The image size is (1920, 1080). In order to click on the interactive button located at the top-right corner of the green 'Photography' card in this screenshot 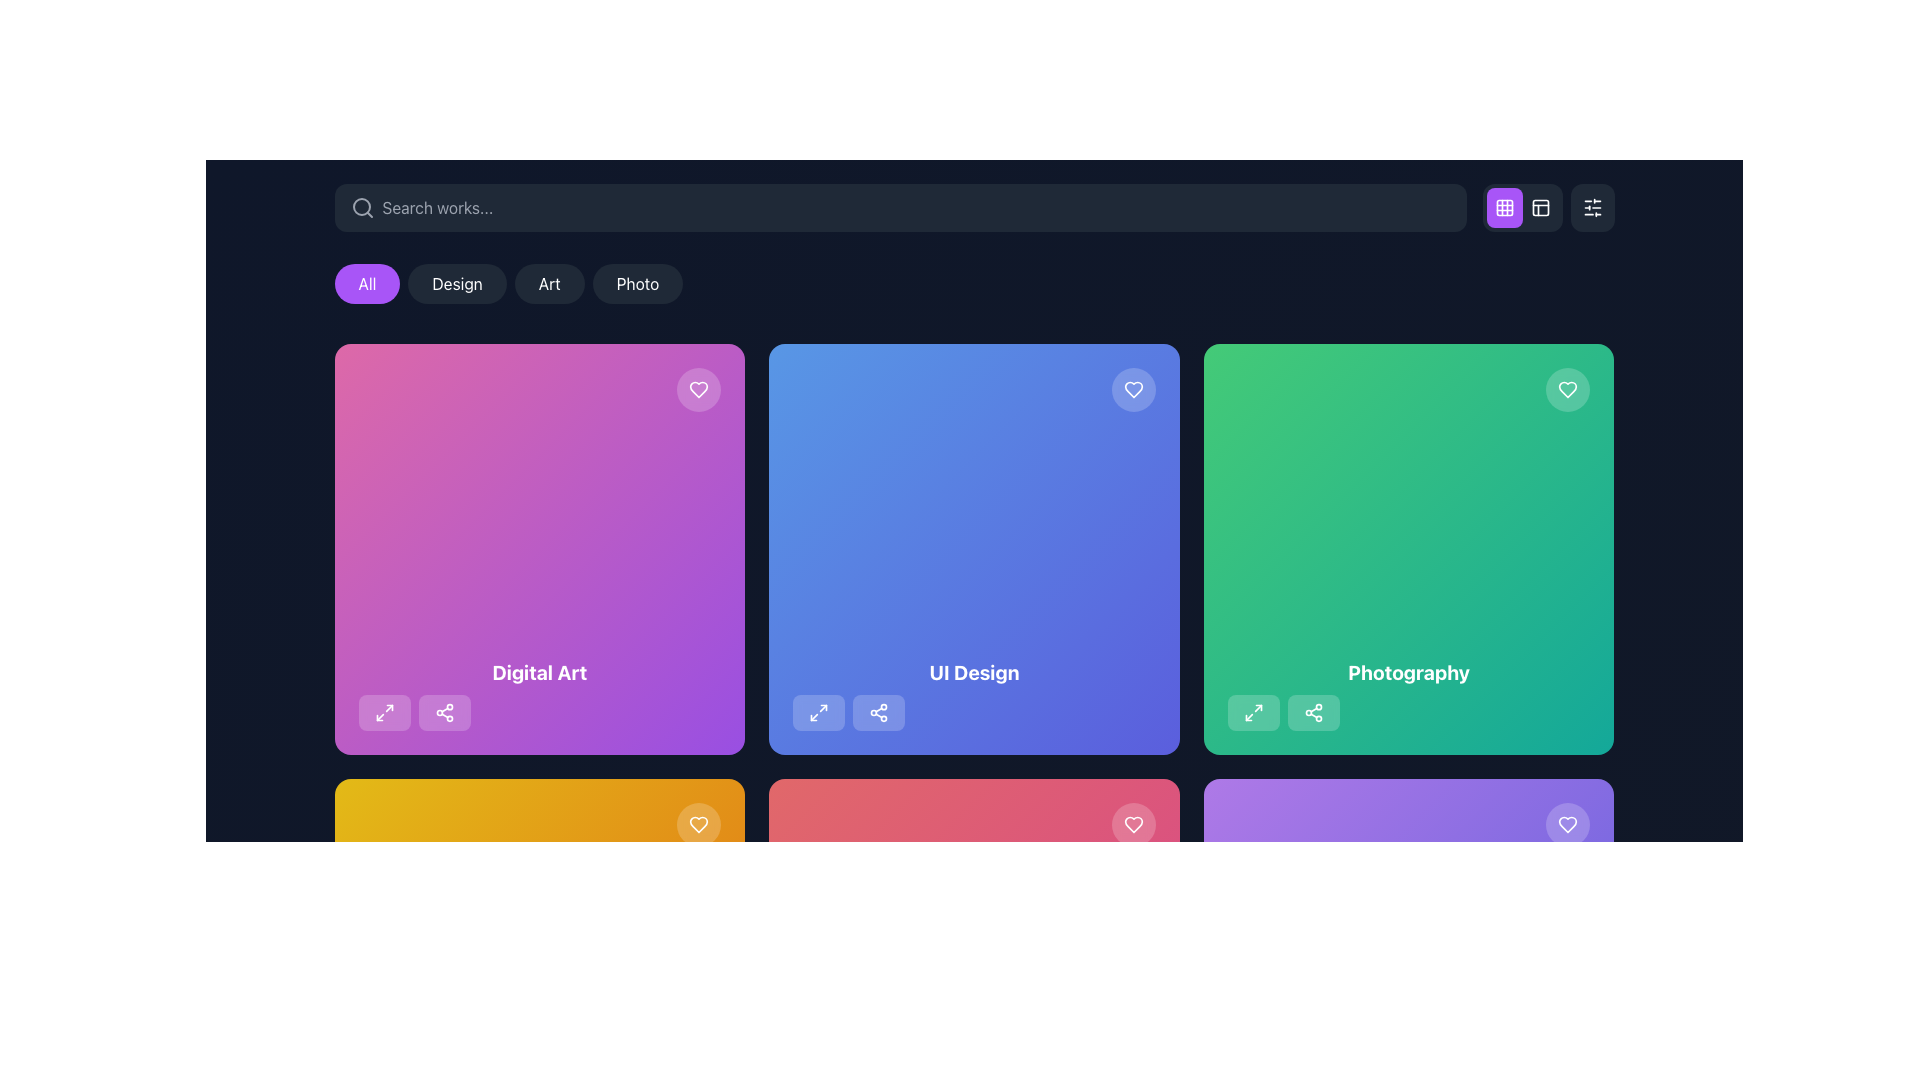, I will do `click(1567, 389)`.